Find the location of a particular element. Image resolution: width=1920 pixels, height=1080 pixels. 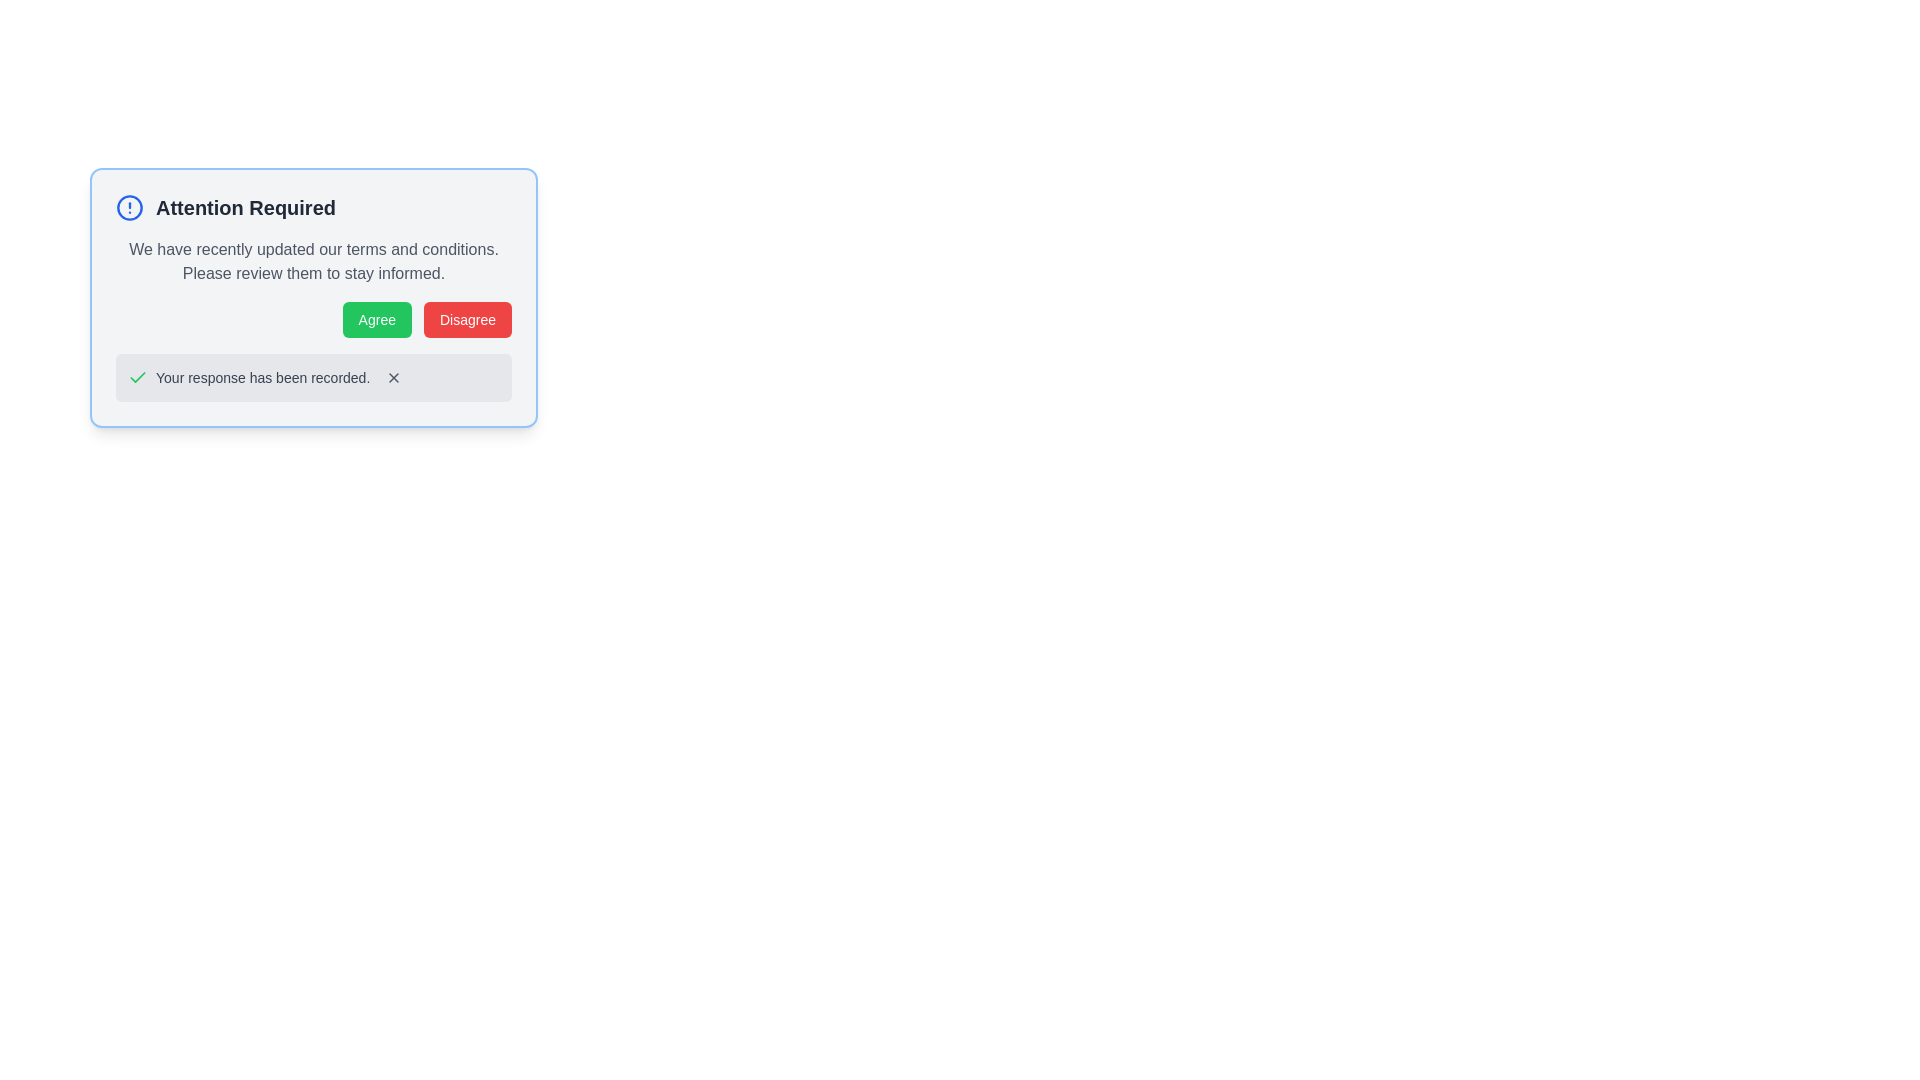

the informational text label that notifies the user their response has been successfully recorded, positioned between a green checkmark icon and a small interactive button with an 'X' icon is located at coordinates (262, 378).